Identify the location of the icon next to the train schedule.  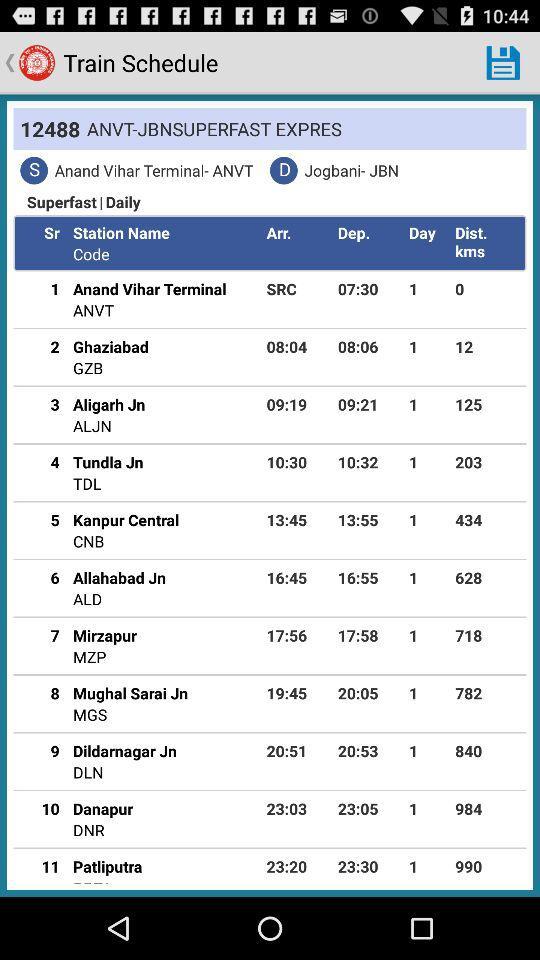
(502, 62).